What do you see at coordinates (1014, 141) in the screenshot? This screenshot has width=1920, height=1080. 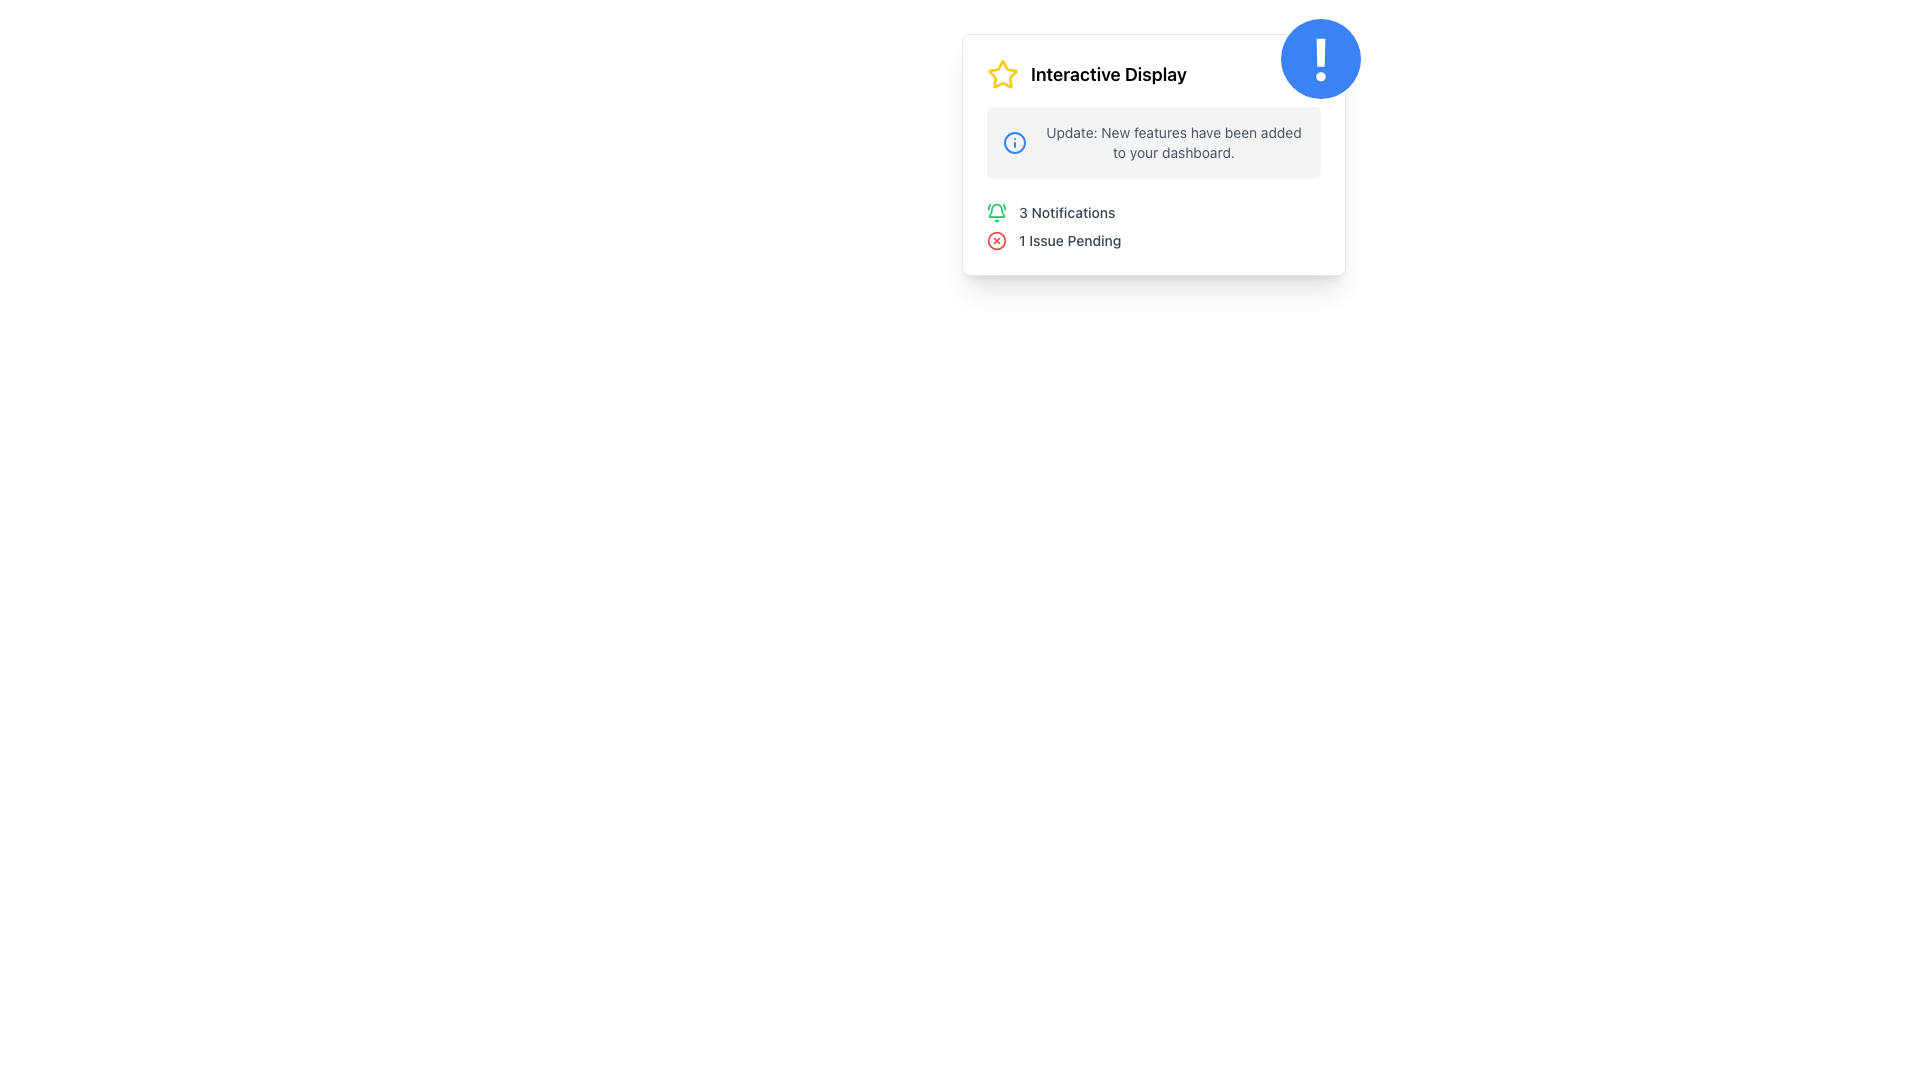 I see `the Informational Icon located in the notification box, positioned to the left of the text 'Update: New features have been added to your dashboard.'` at bounding box center [1014, 141].